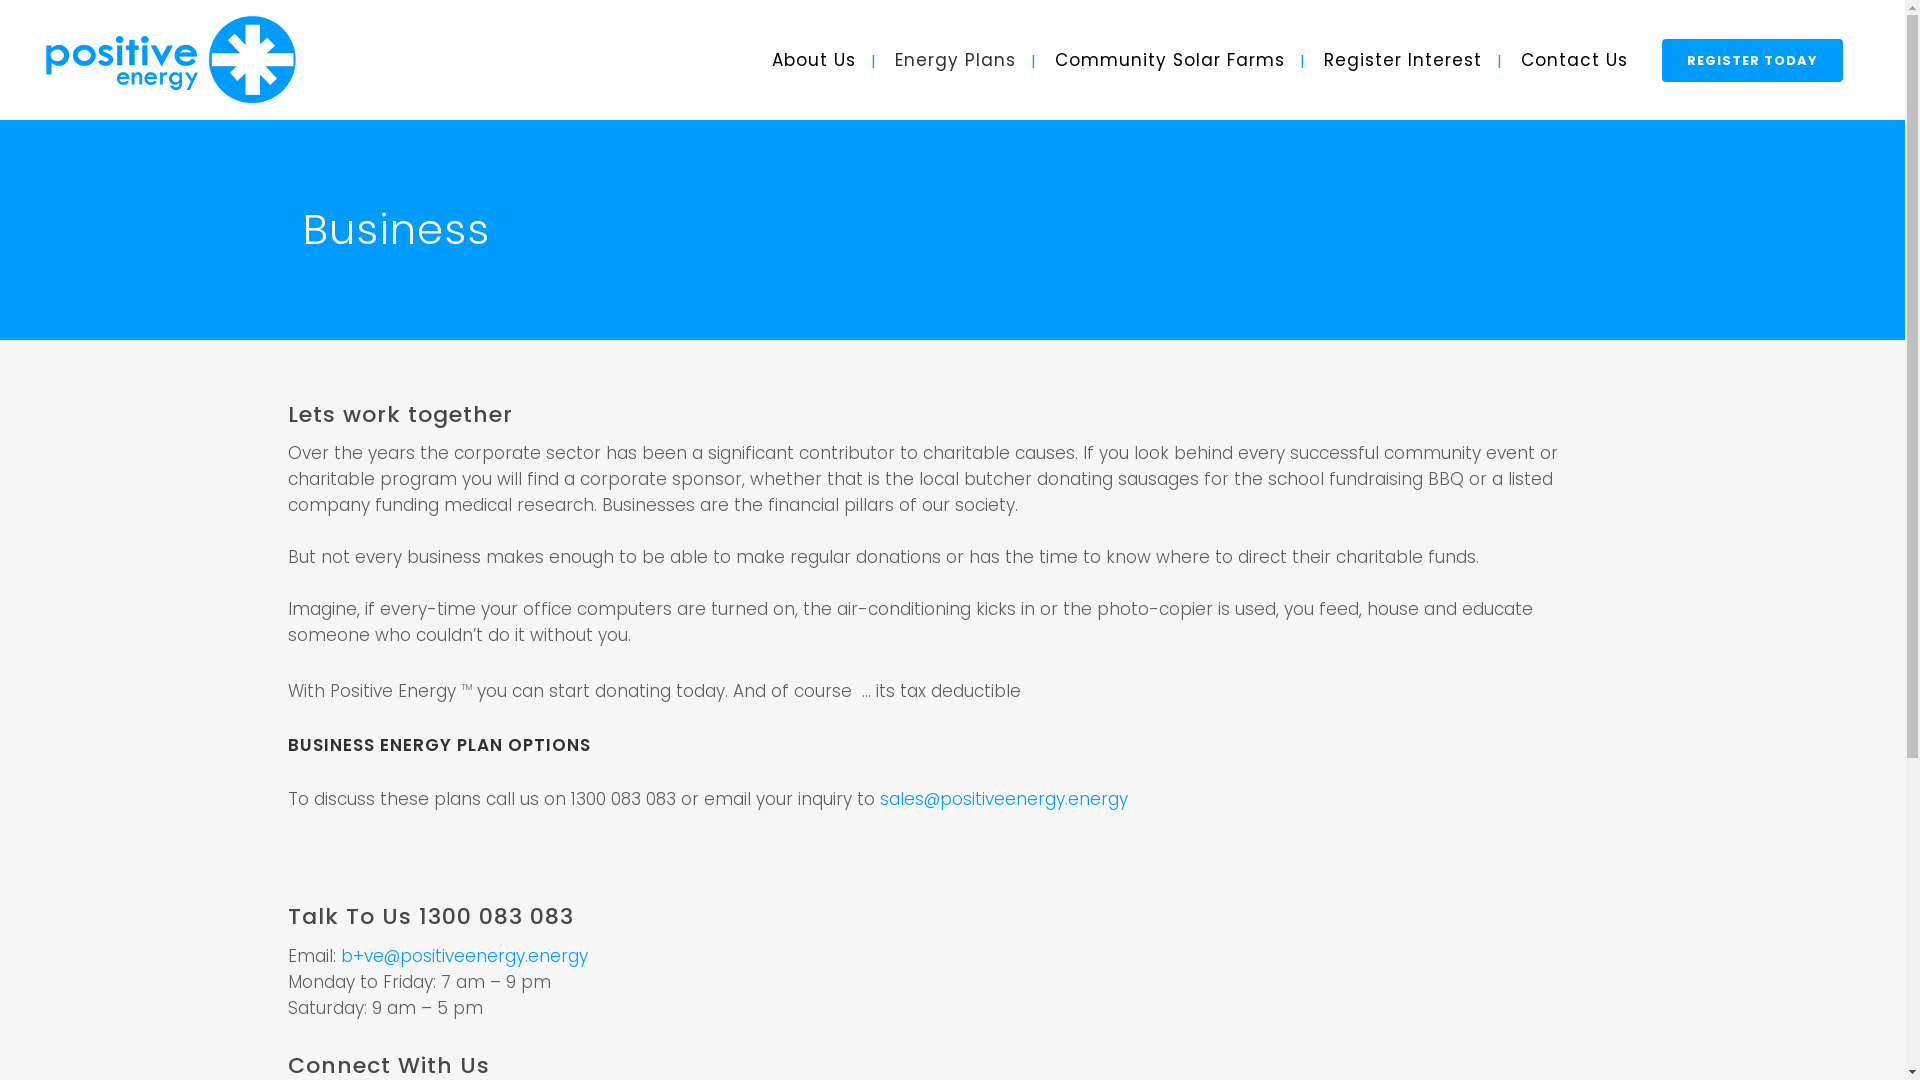 This screenshot has width=1920, height=1080. What do you see at coordinates (1503, 59) in the screenshot?
I see `'Contact Us'` at bounding box center [1503, 59].